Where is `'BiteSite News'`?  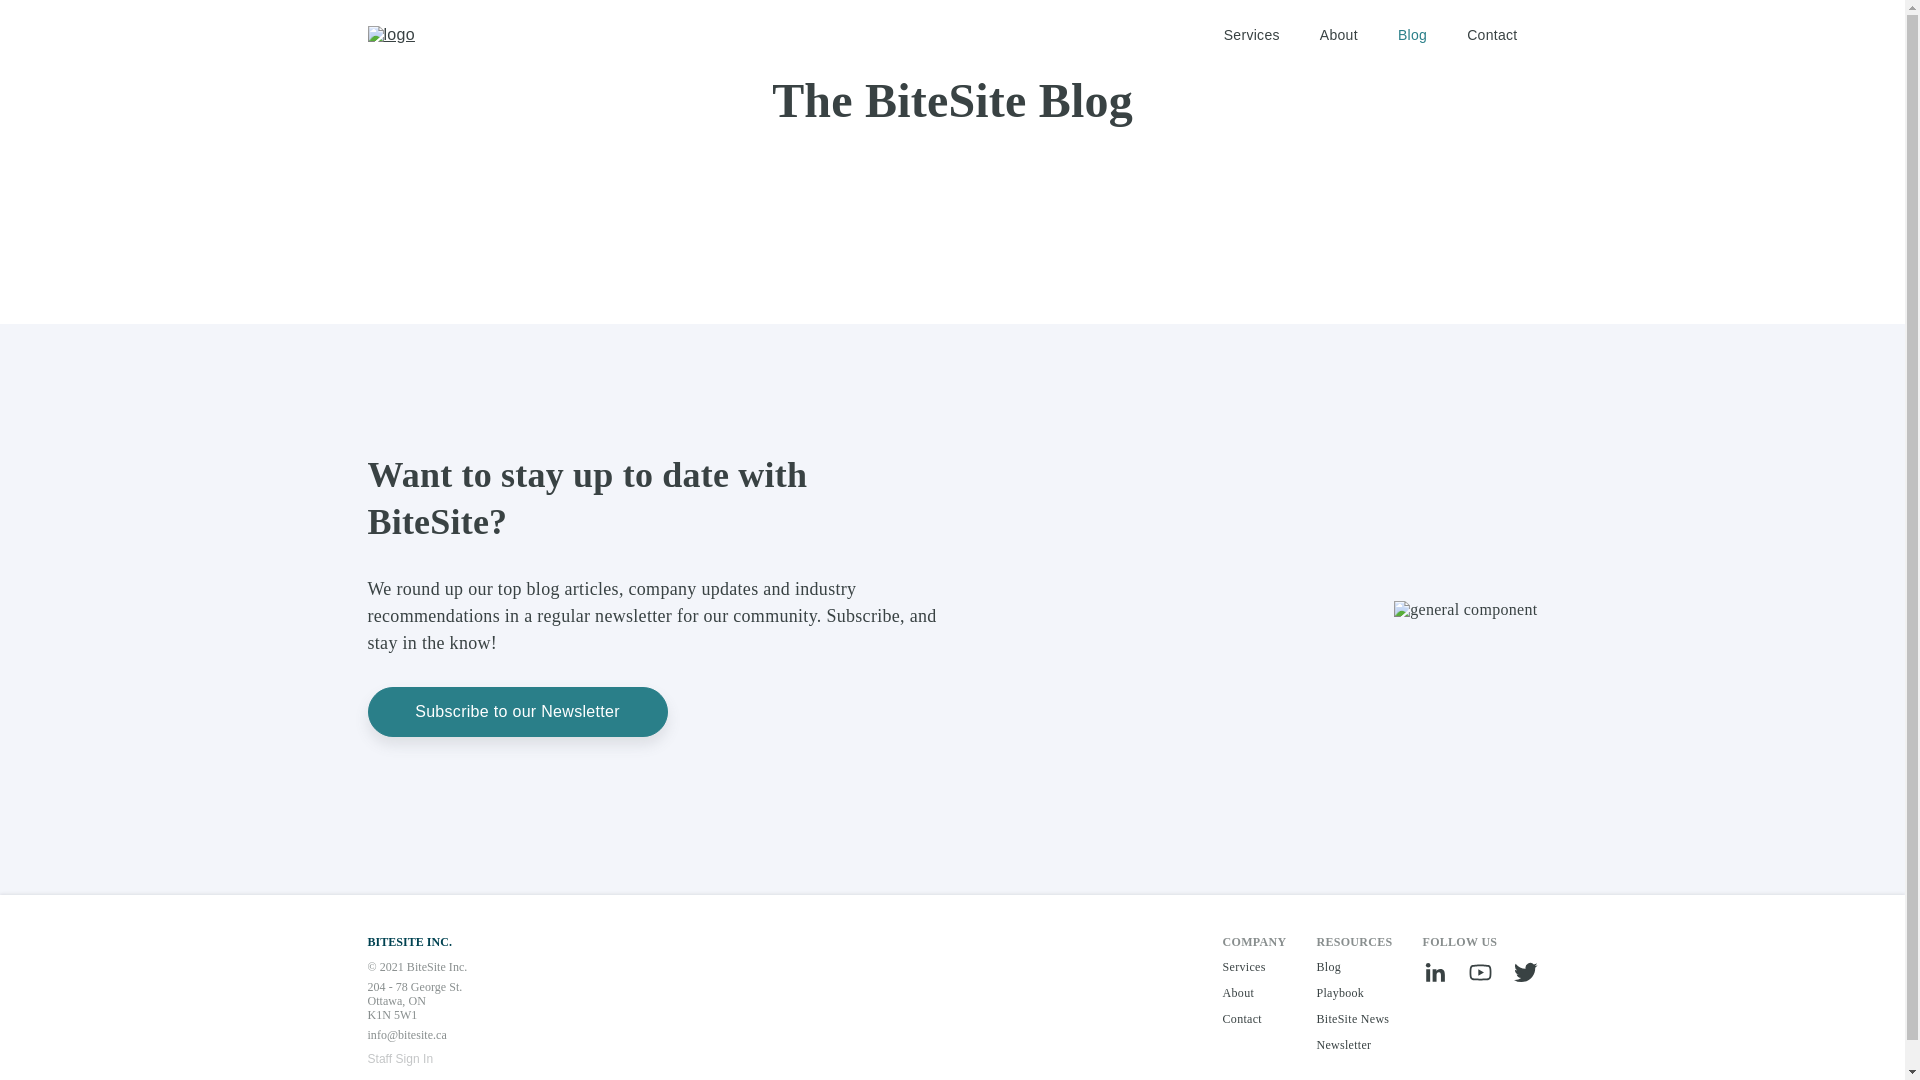 'BiteSite News' is located at coordinates (1315, 1018).